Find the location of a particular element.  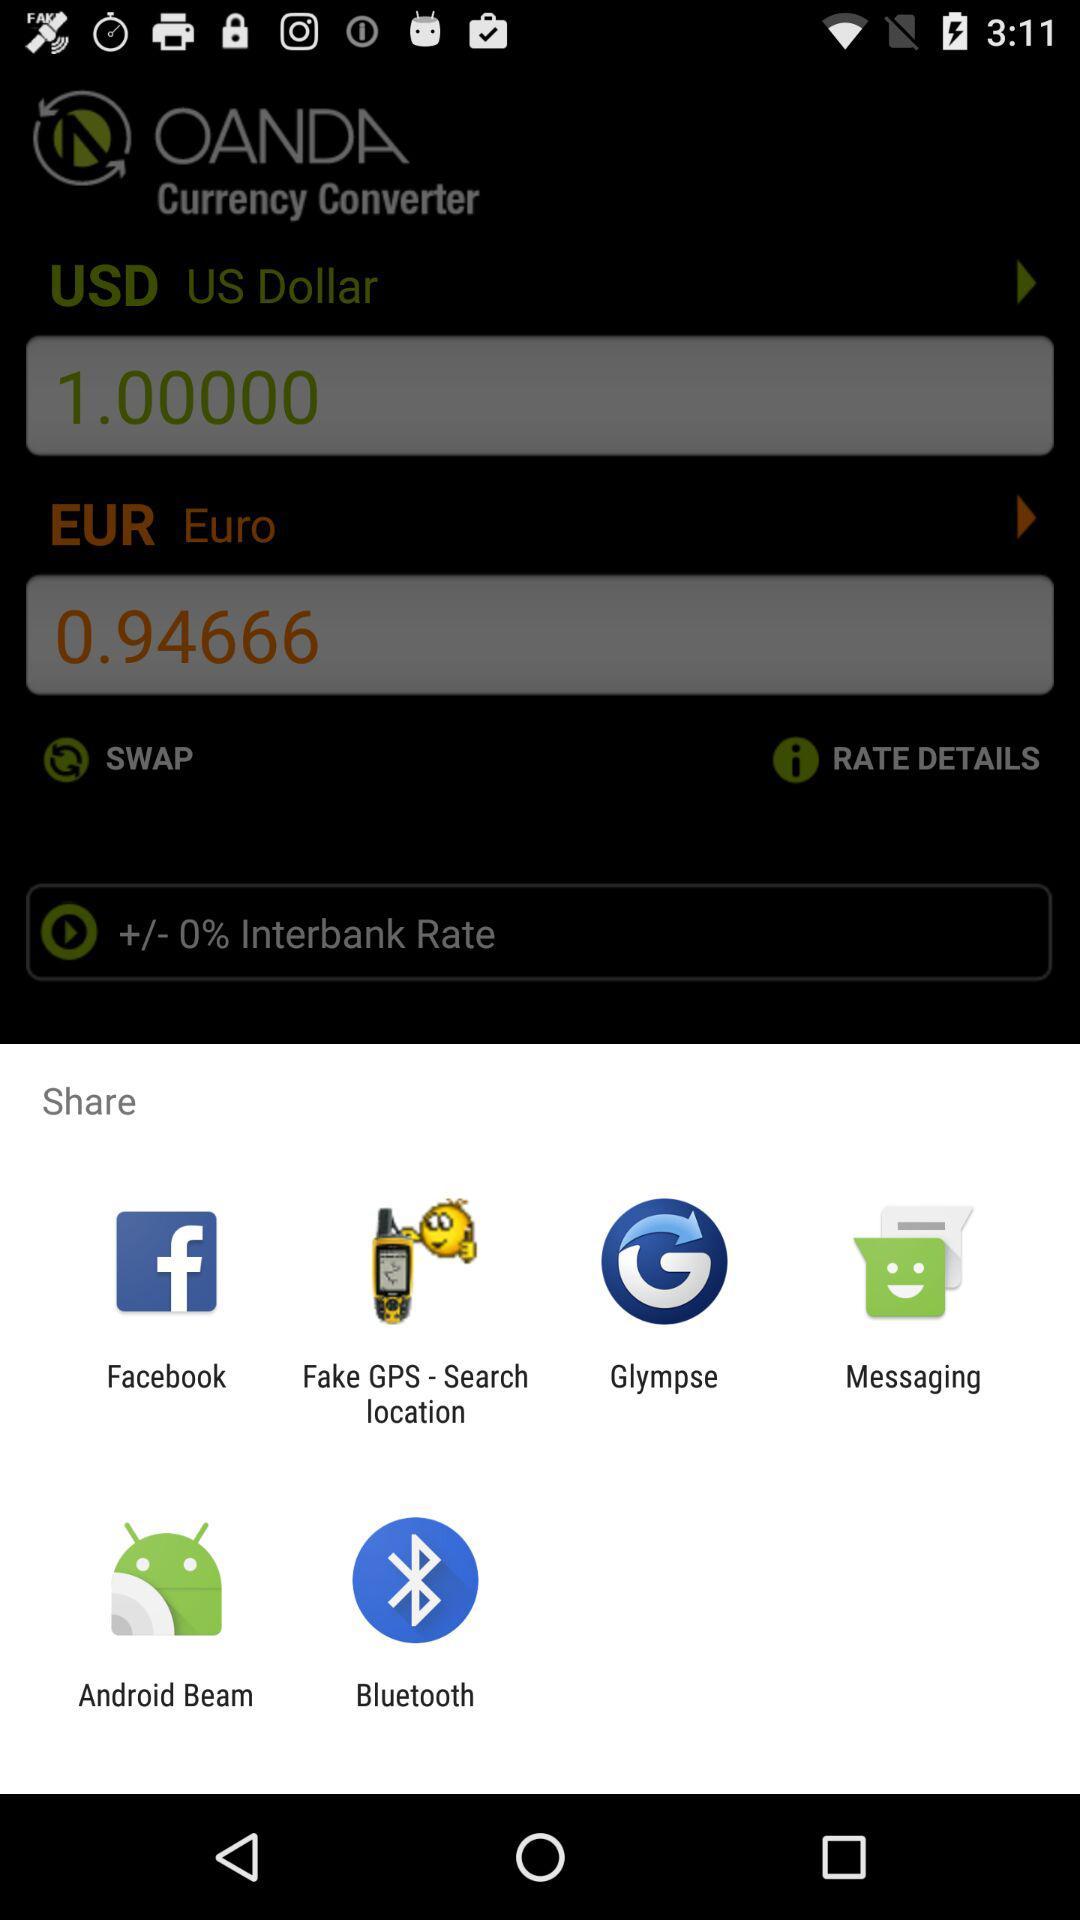

item to the left of bluetooth item is located at coordinates (165, 1711).